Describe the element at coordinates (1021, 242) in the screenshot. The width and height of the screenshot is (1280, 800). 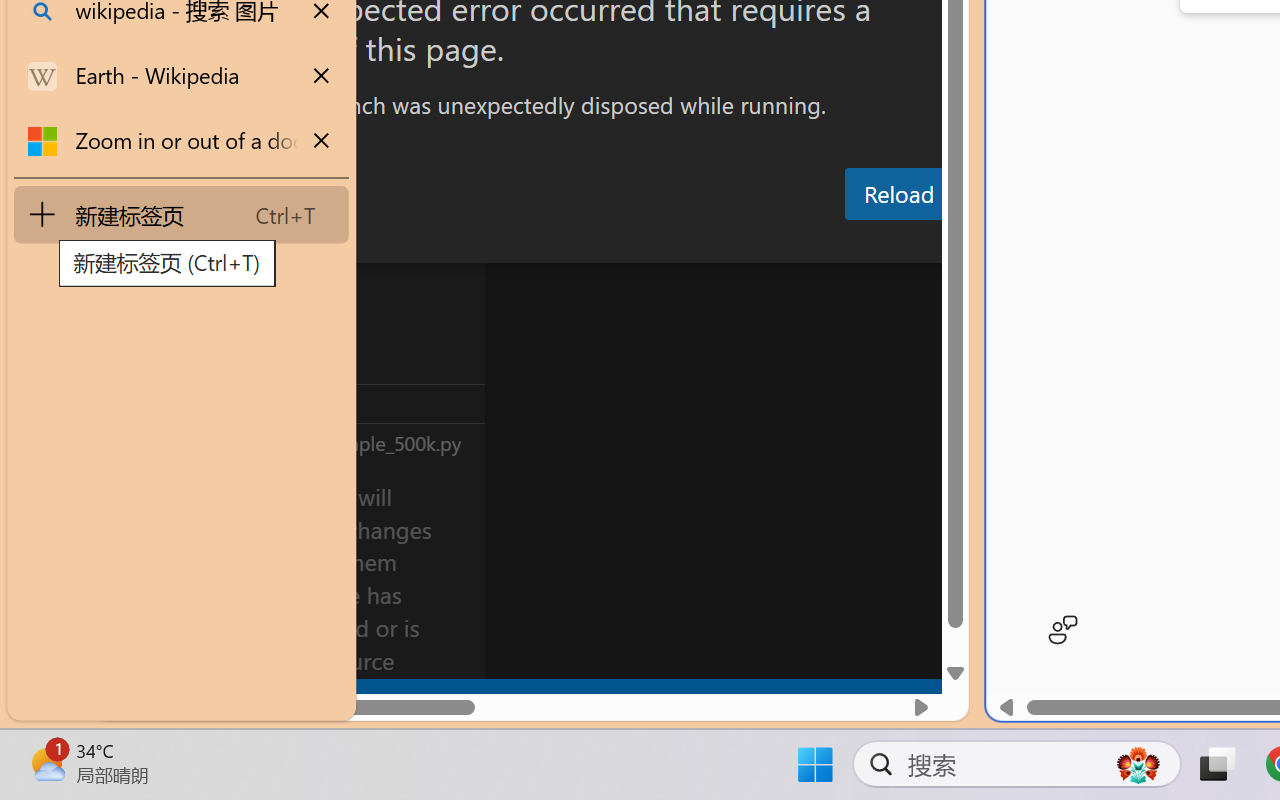
I see `'Terminal (Ctrl+`)'` at that location.